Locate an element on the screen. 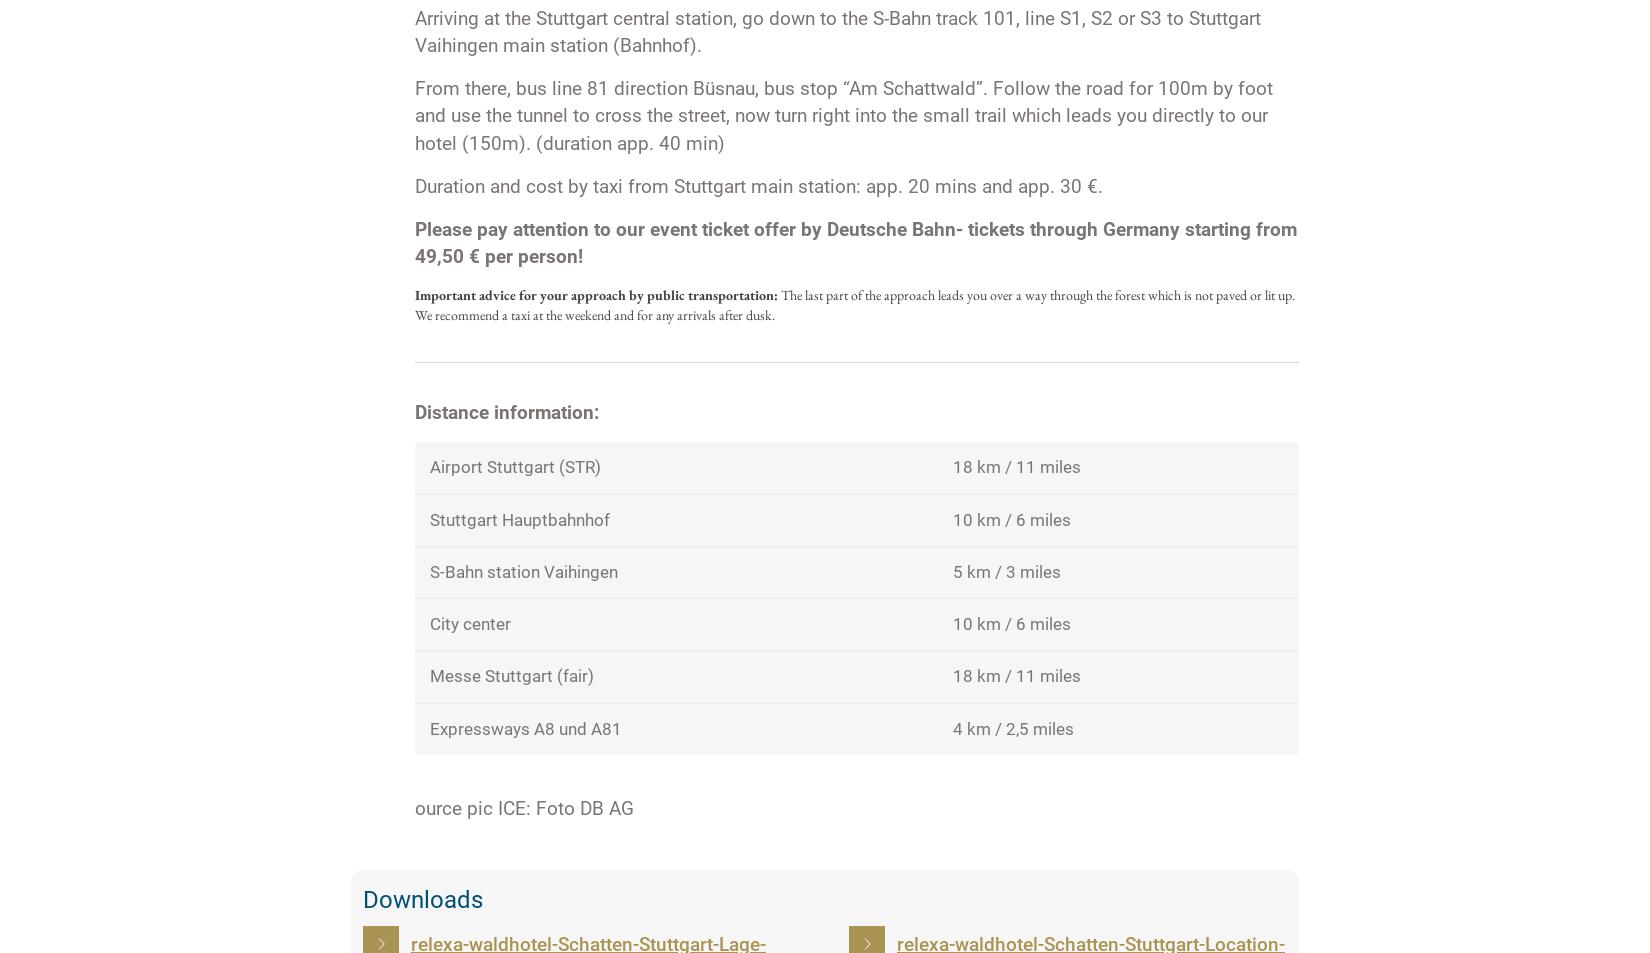 The width and height of the screenshot is (1650, 953). 'ource pic ICE: Foto DB AG' is located at coordinates (522, 807).